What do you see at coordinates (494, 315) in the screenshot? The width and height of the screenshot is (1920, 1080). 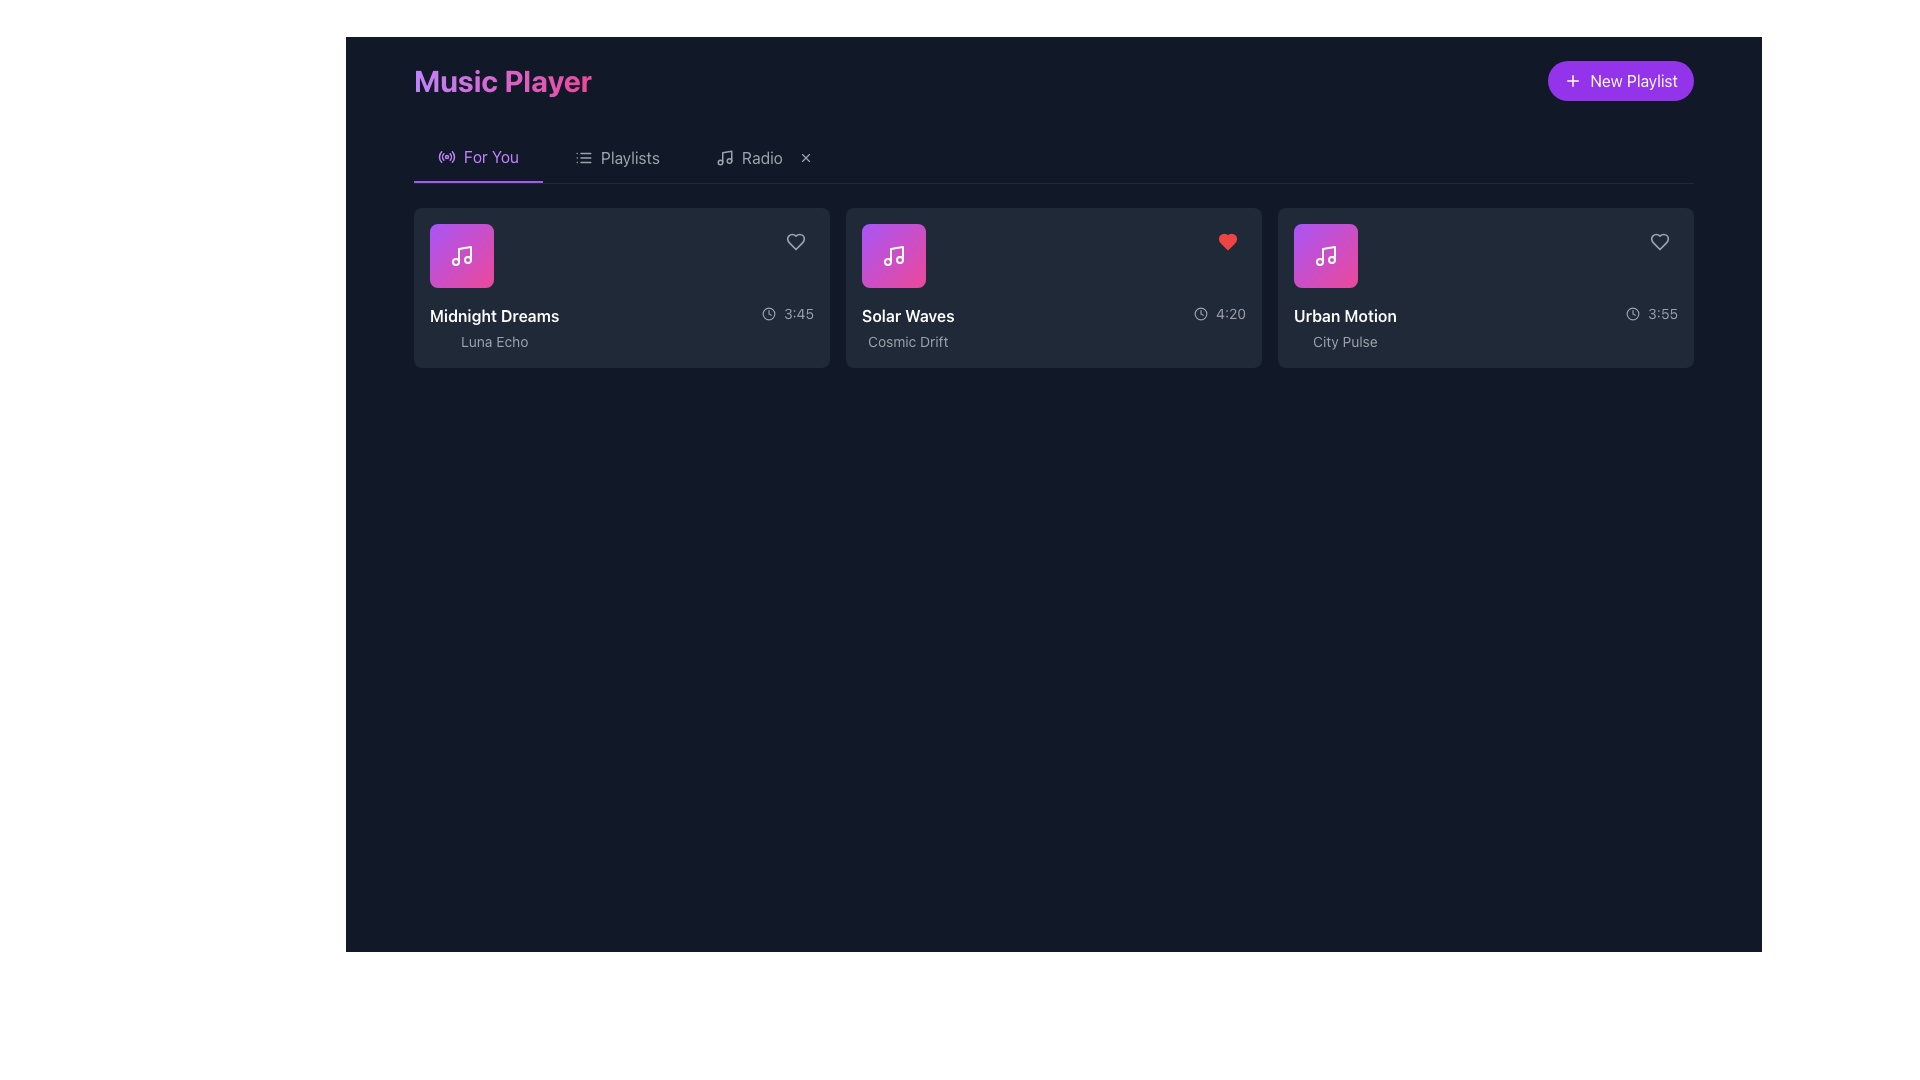 I see `the static text label displaying 'Midnight Dreams', which is prominently styled in bold and located in the top-left corner of the music player interface` at bounding box center [494, 315].